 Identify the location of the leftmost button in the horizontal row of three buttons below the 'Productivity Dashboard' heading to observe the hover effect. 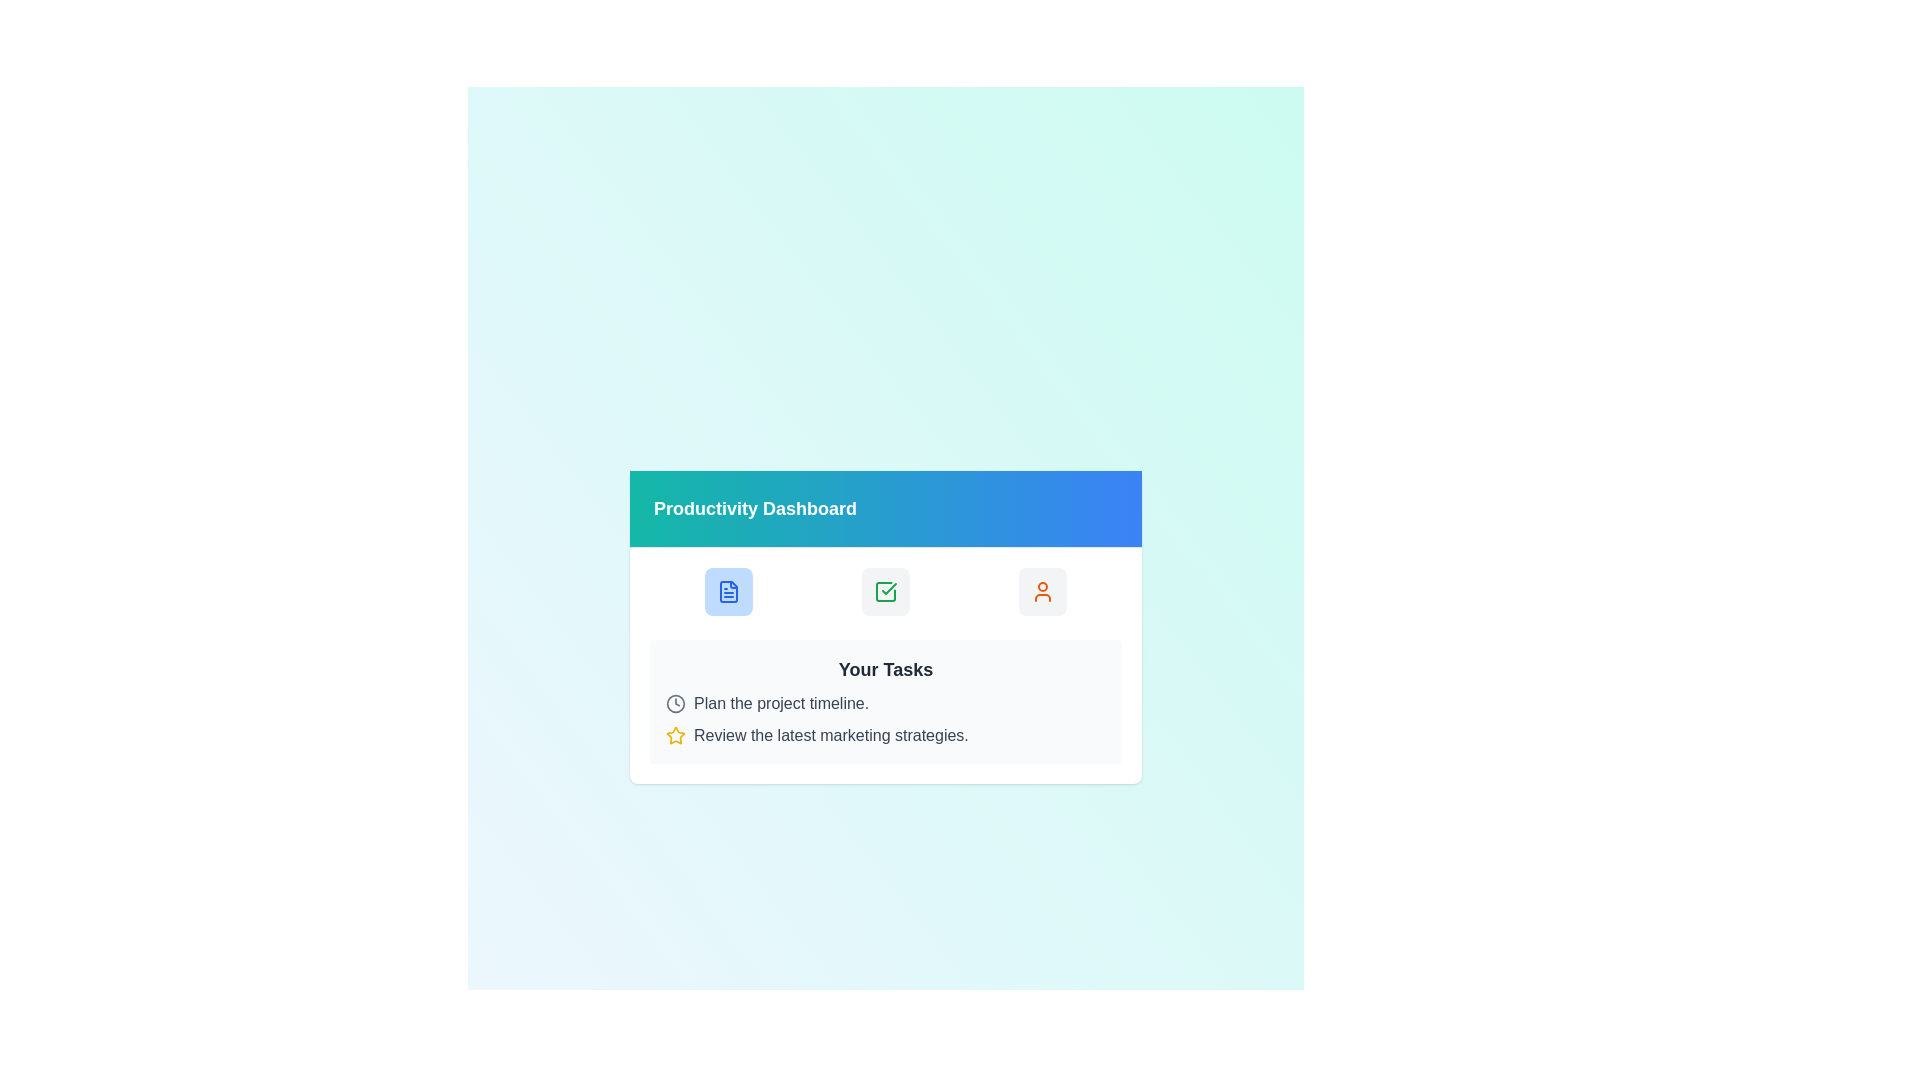
(727, 590).